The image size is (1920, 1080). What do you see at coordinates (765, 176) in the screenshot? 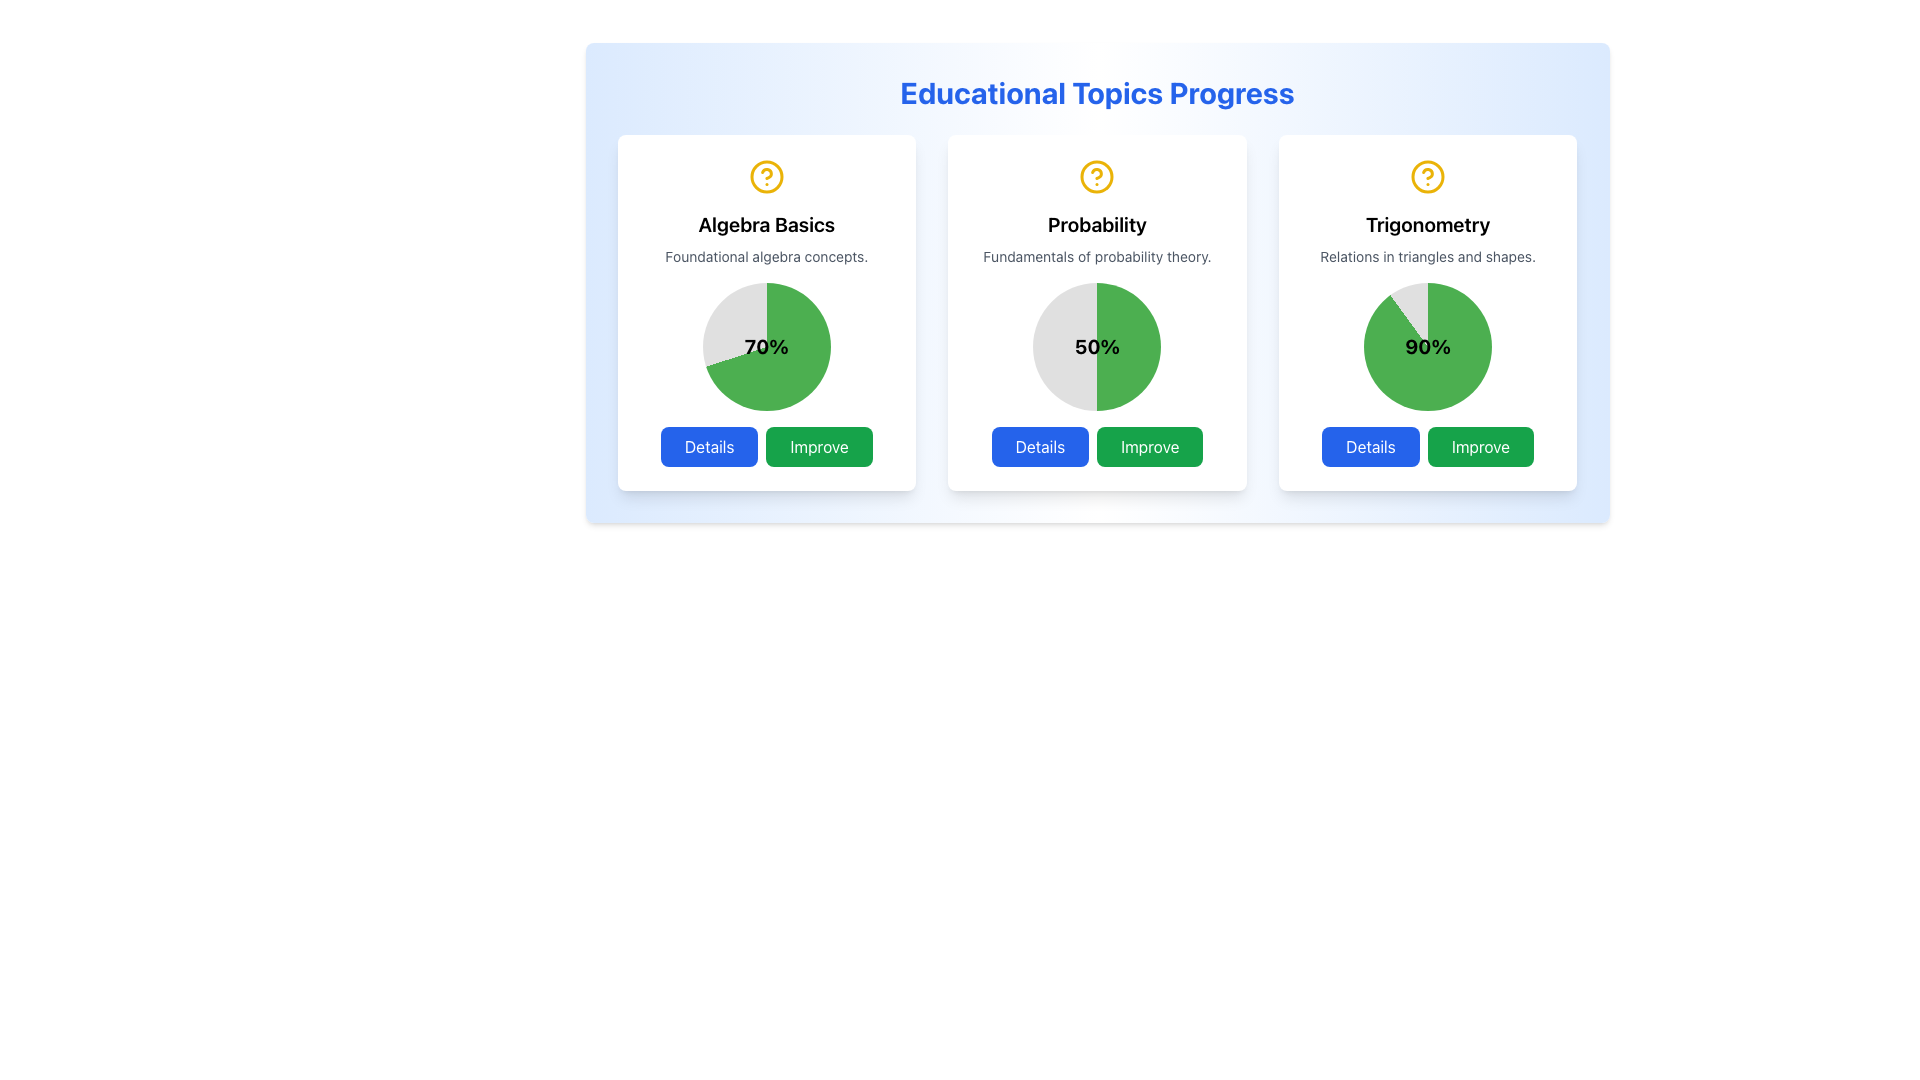
I see `the icon representation for information or help context located at the top-center of the 'Algebra Basics' card, which features a question mark icon` at bounding box center [765, 176].